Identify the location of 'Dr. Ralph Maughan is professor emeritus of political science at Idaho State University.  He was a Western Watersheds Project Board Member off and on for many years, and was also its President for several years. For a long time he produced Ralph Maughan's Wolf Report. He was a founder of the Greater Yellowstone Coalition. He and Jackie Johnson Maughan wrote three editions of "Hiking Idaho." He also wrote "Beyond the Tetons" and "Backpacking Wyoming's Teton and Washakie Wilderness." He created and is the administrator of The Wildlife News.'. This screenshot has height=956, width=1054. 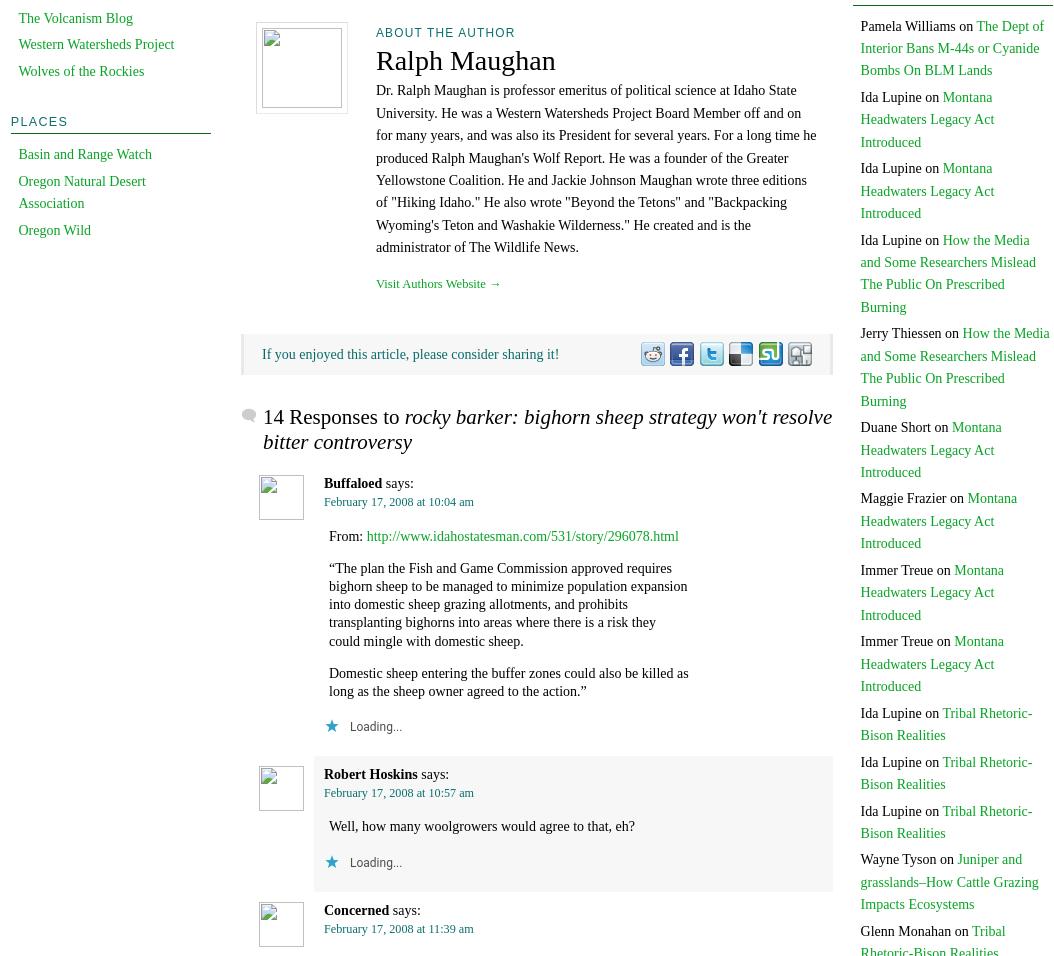
(595, 169).